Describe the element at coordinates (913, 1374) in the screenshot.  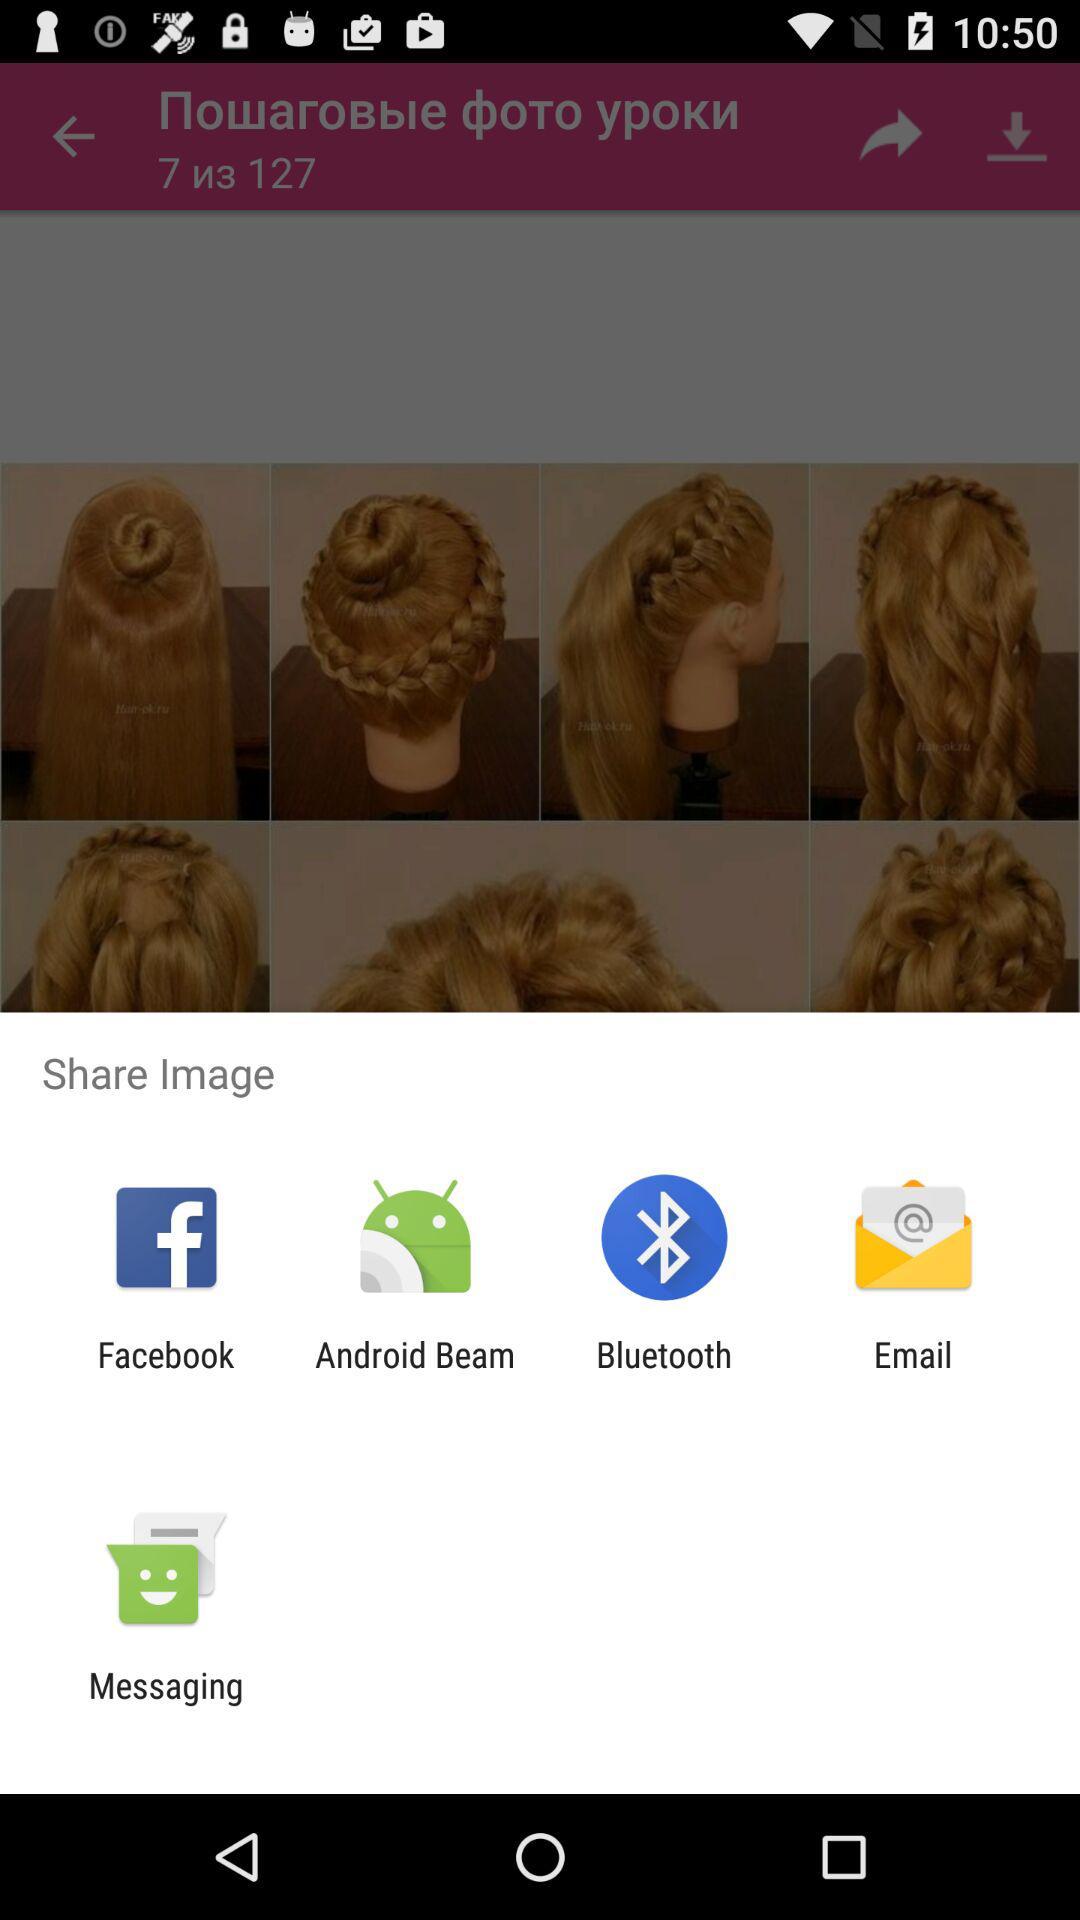
I see `the icon next to bluetooth` at that location.